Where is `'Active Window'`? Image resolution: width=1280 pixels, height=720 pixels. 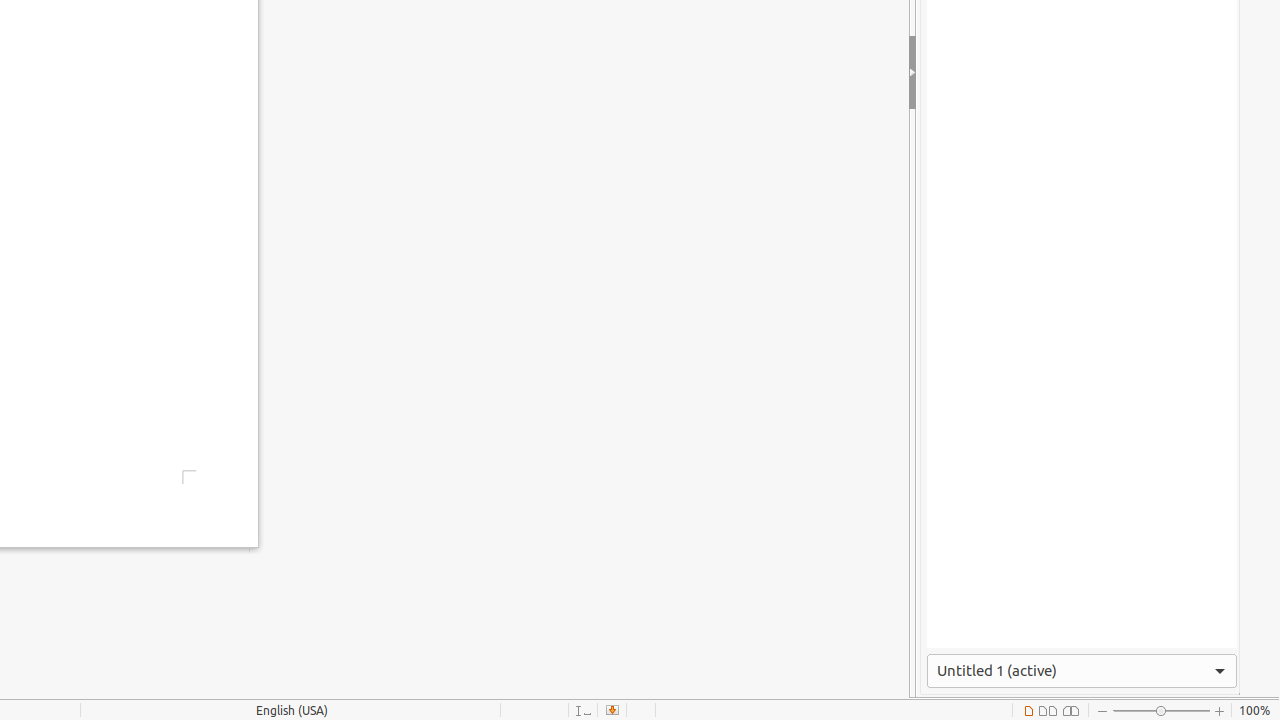
'Active Window' is located at coordinates (1080, 670).